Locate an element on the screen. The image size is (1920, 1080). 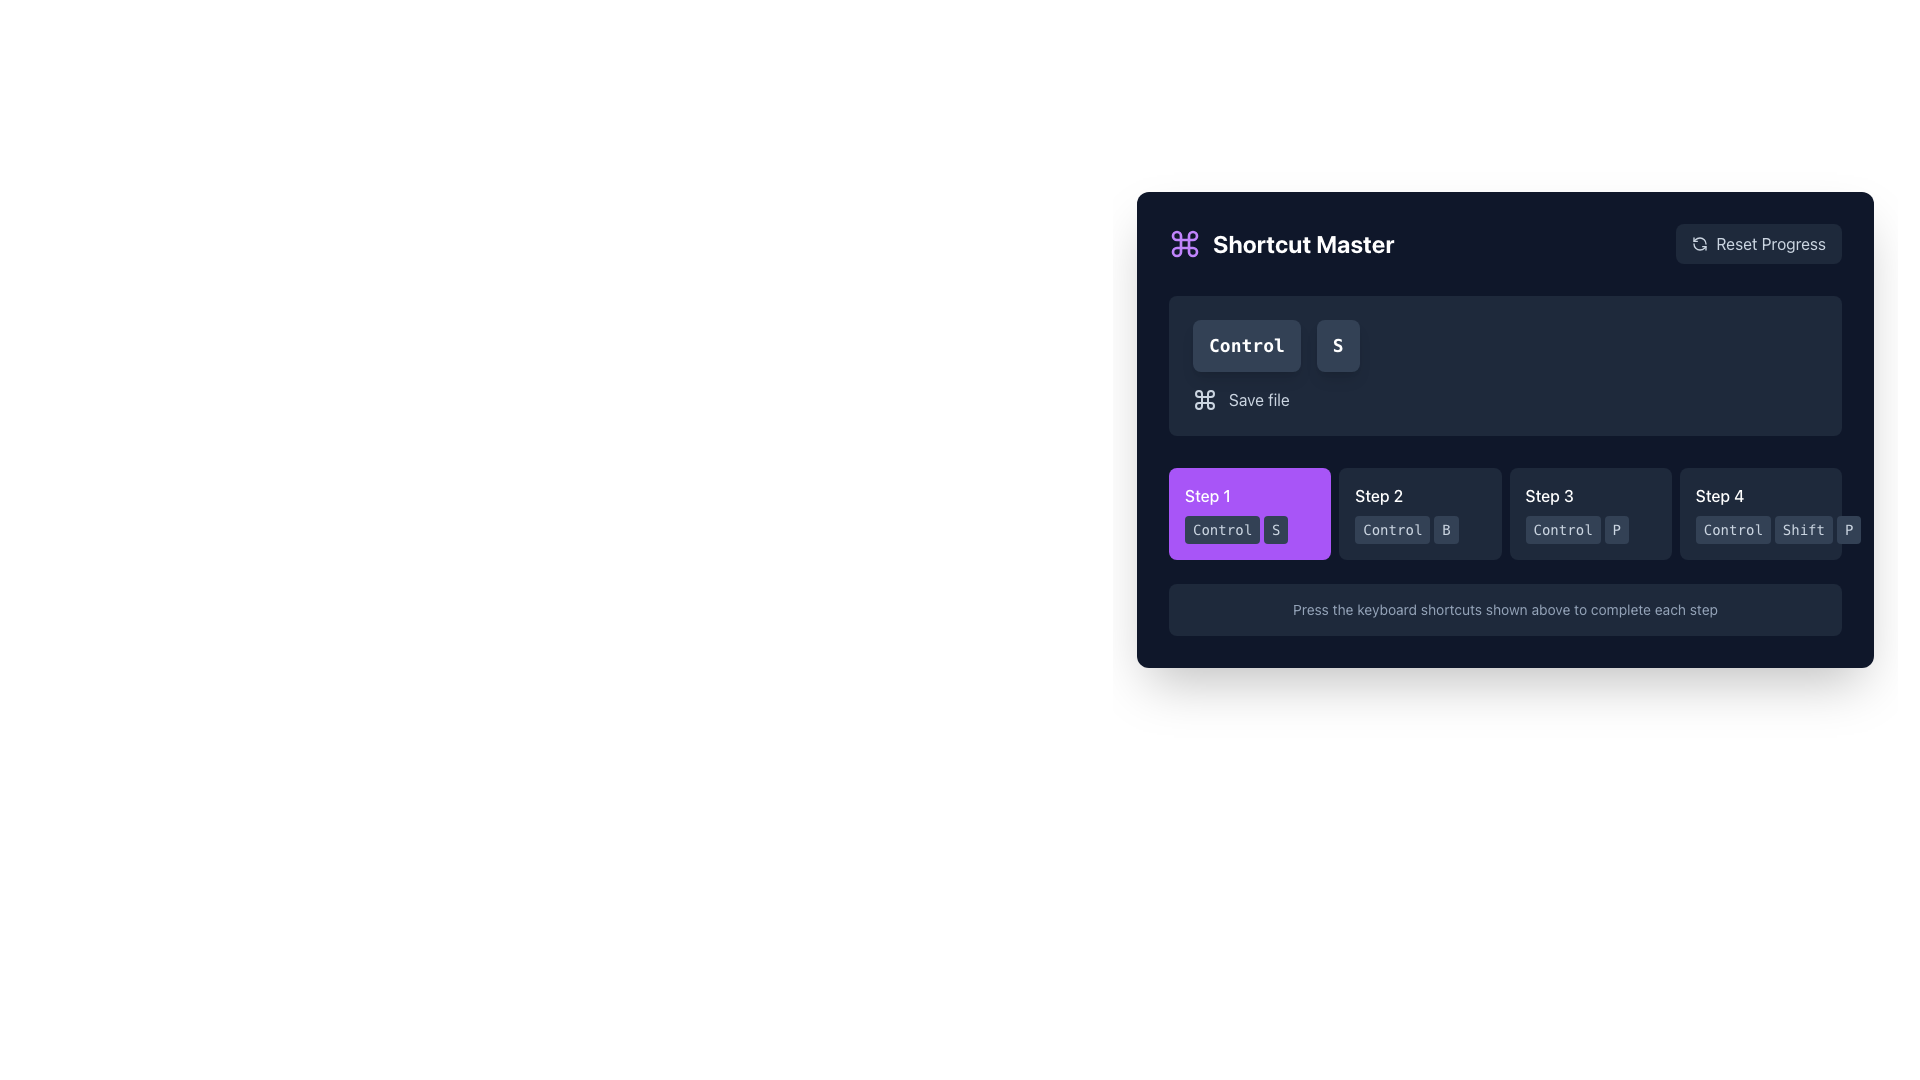
the 'Step 1' text label, which is displayed in white font on a bright purple background, located at the bottom segment of the 'Shortcut Master' panel, inside the first purple box is located at coordinates (1206, 495).